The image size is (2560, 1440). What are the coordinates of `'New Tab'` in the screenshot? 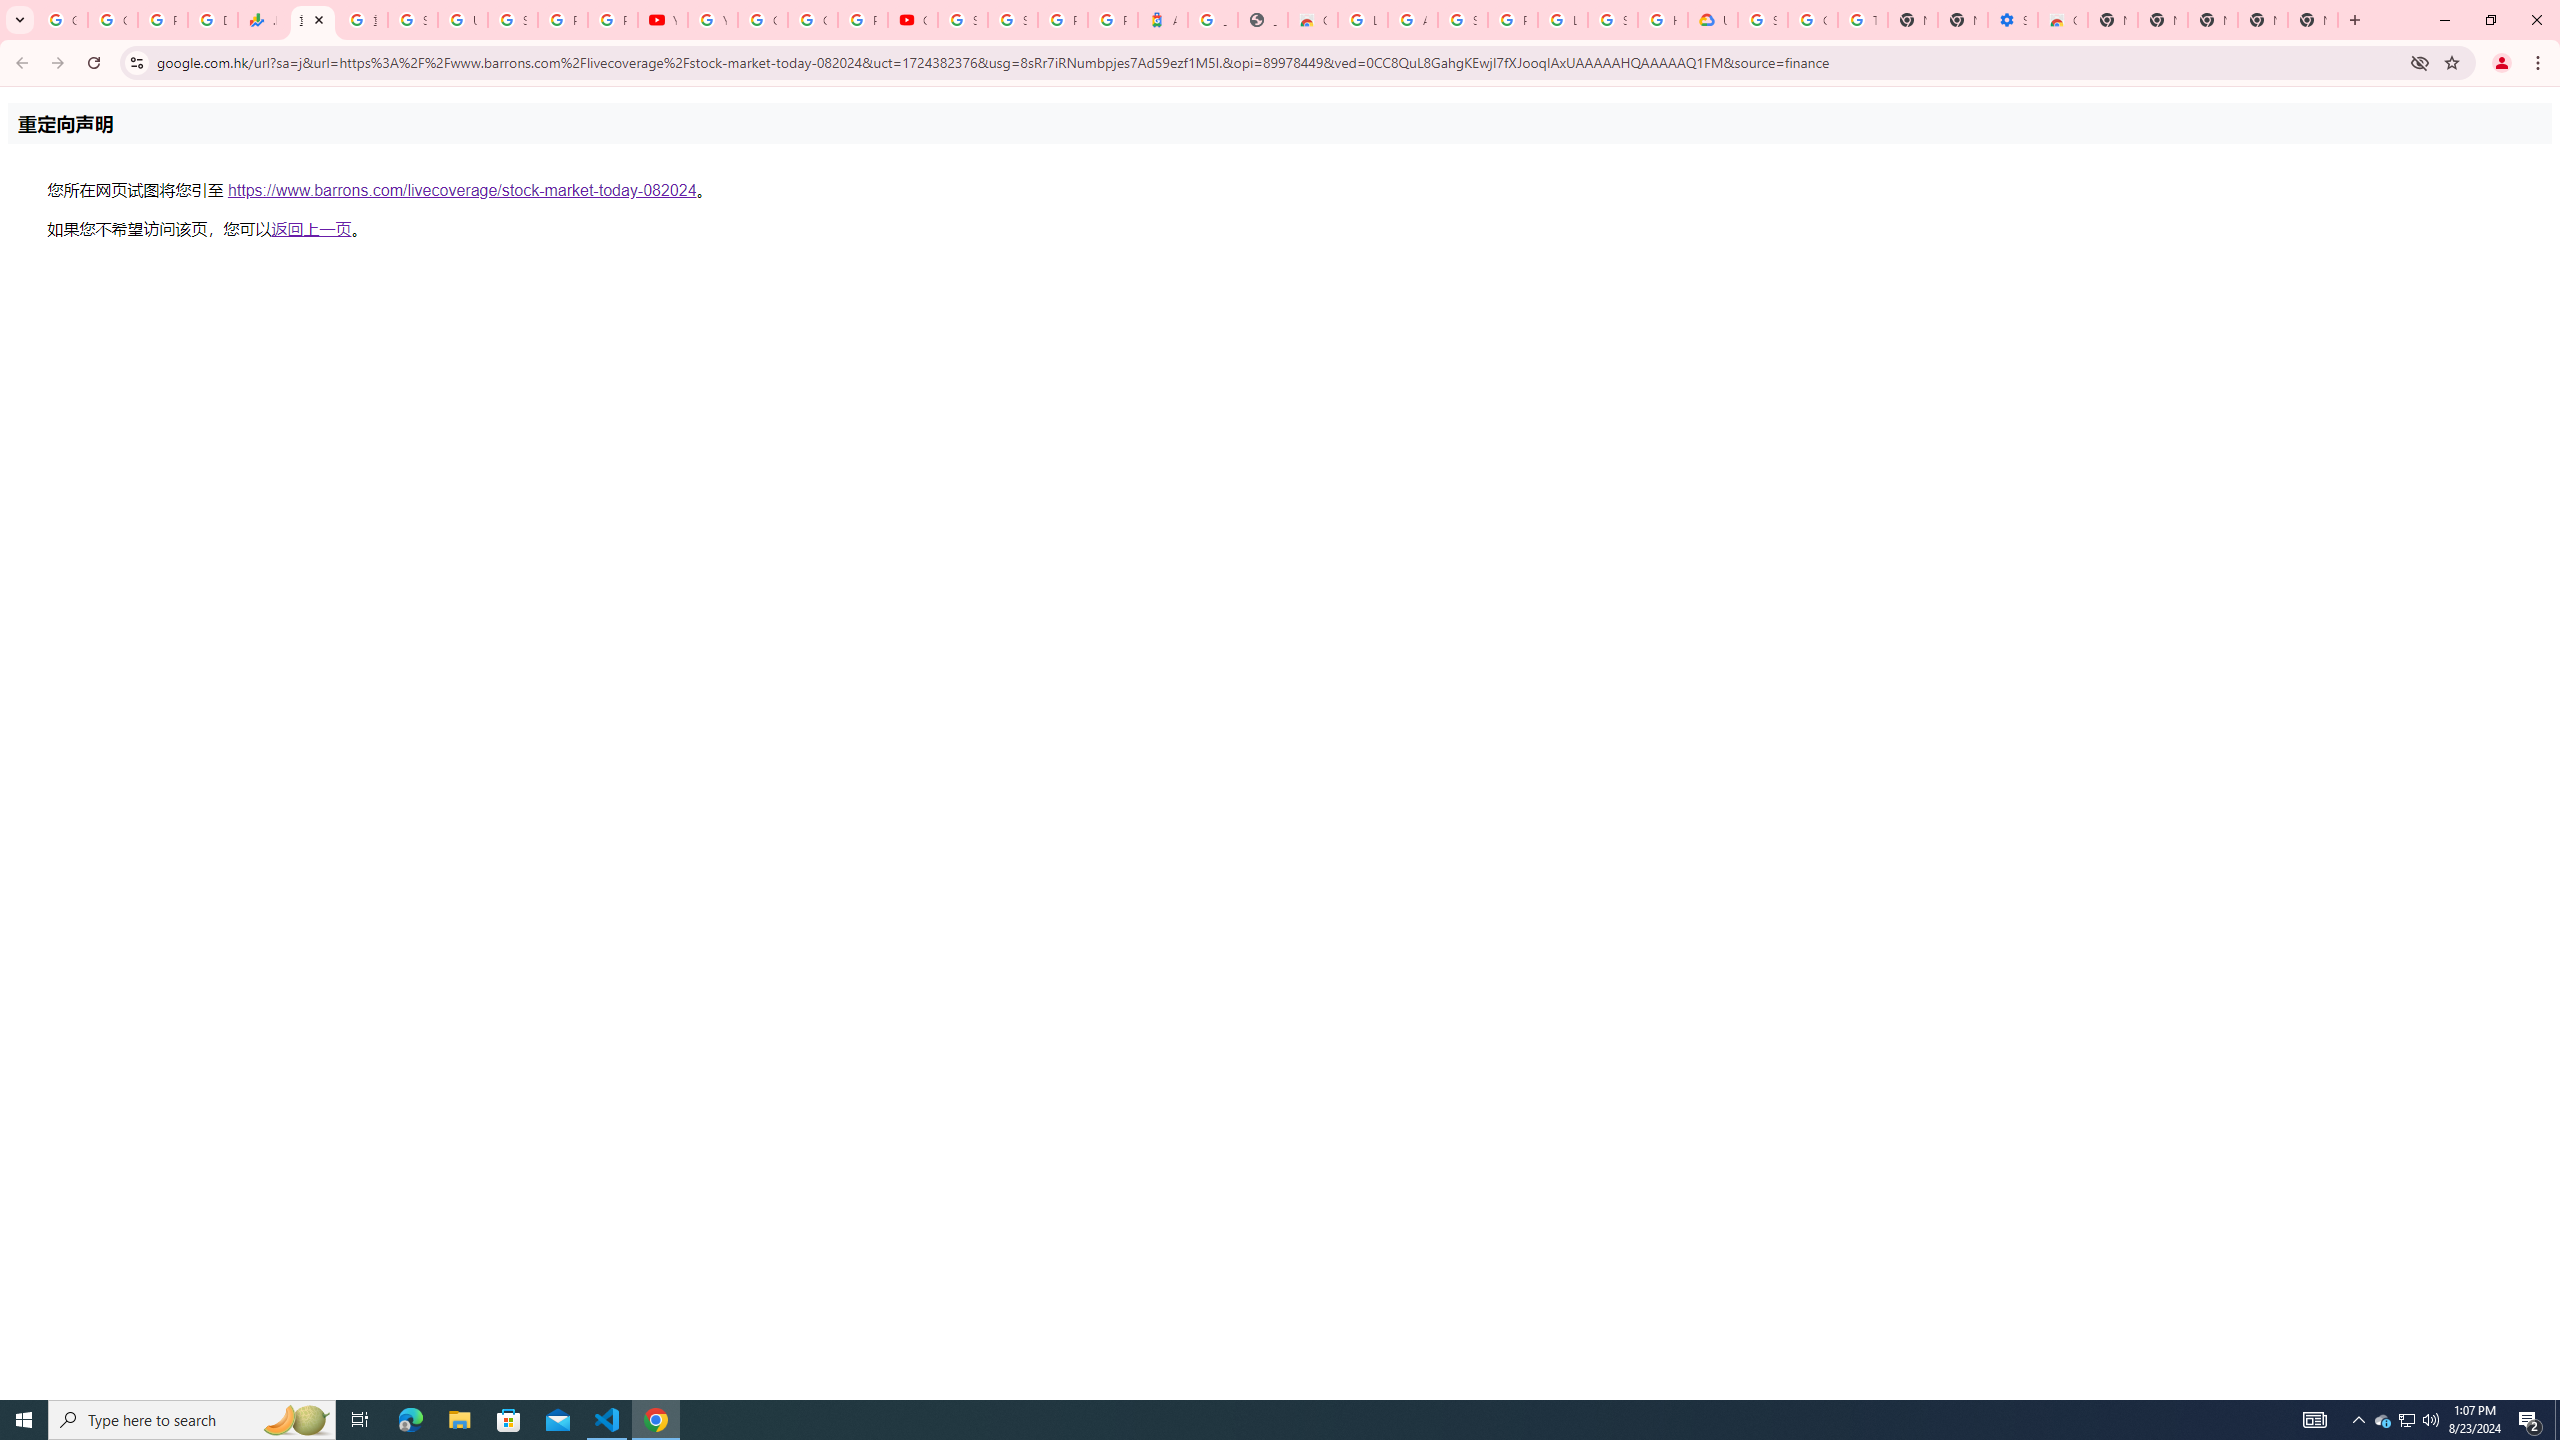 It's located at (2311, 19).